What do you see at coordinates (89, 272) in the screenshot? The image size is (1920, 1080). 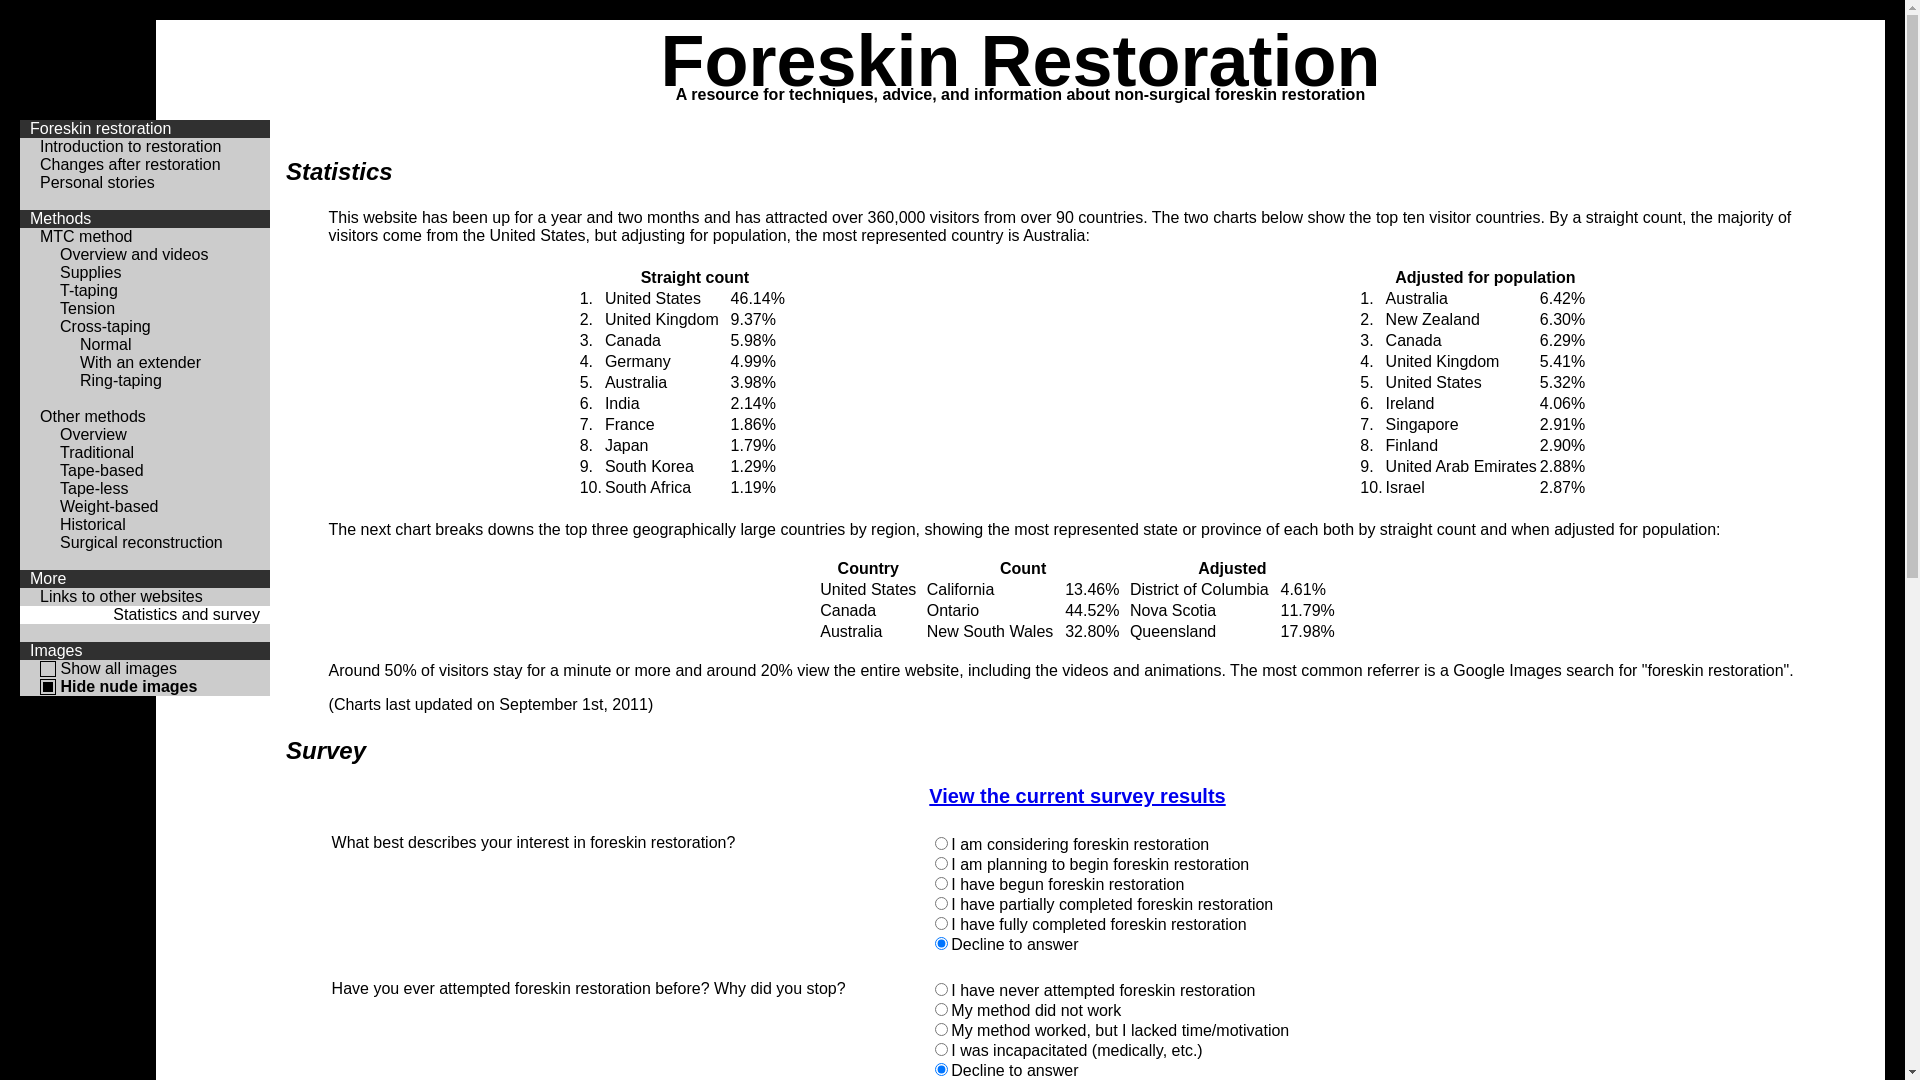 I see `'Supplies'` at bounding box center [89, 272].